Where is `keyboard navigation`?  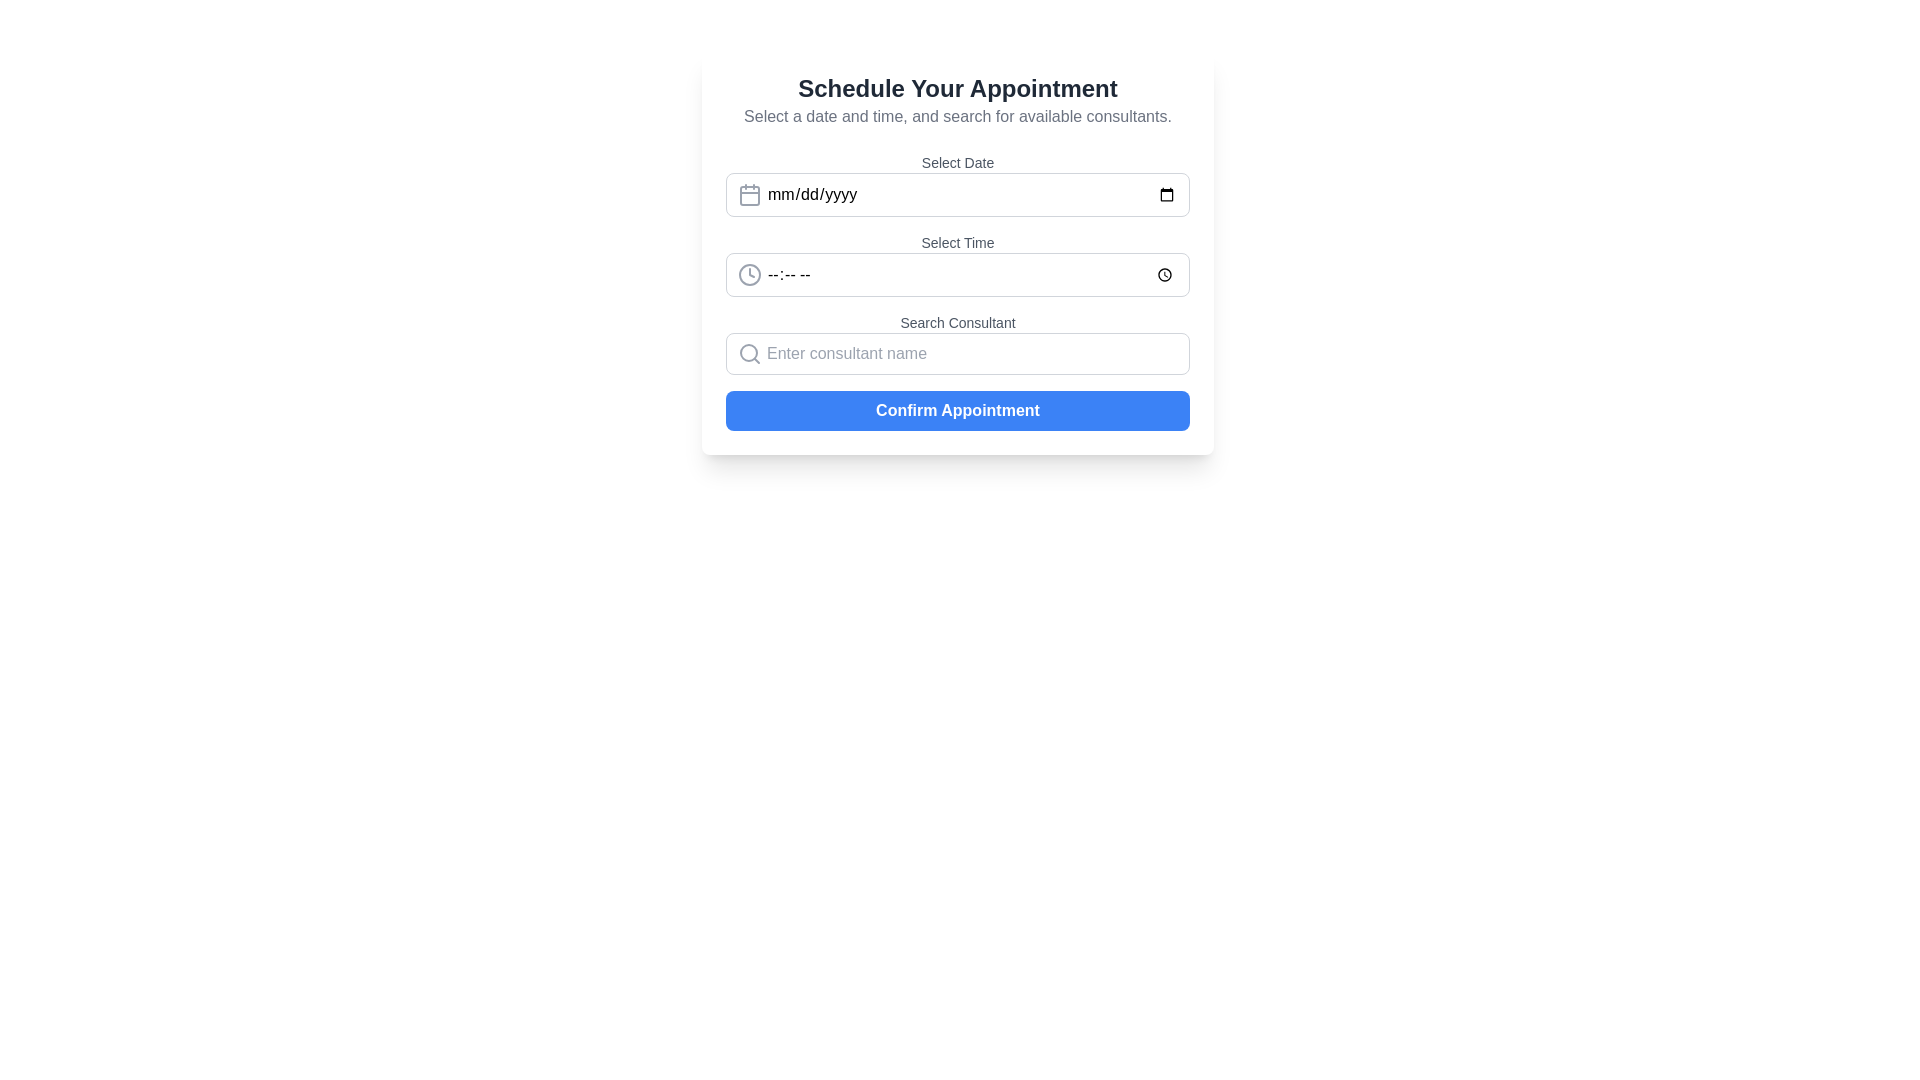
keyboard navigation is located at coordinates (957, 274).